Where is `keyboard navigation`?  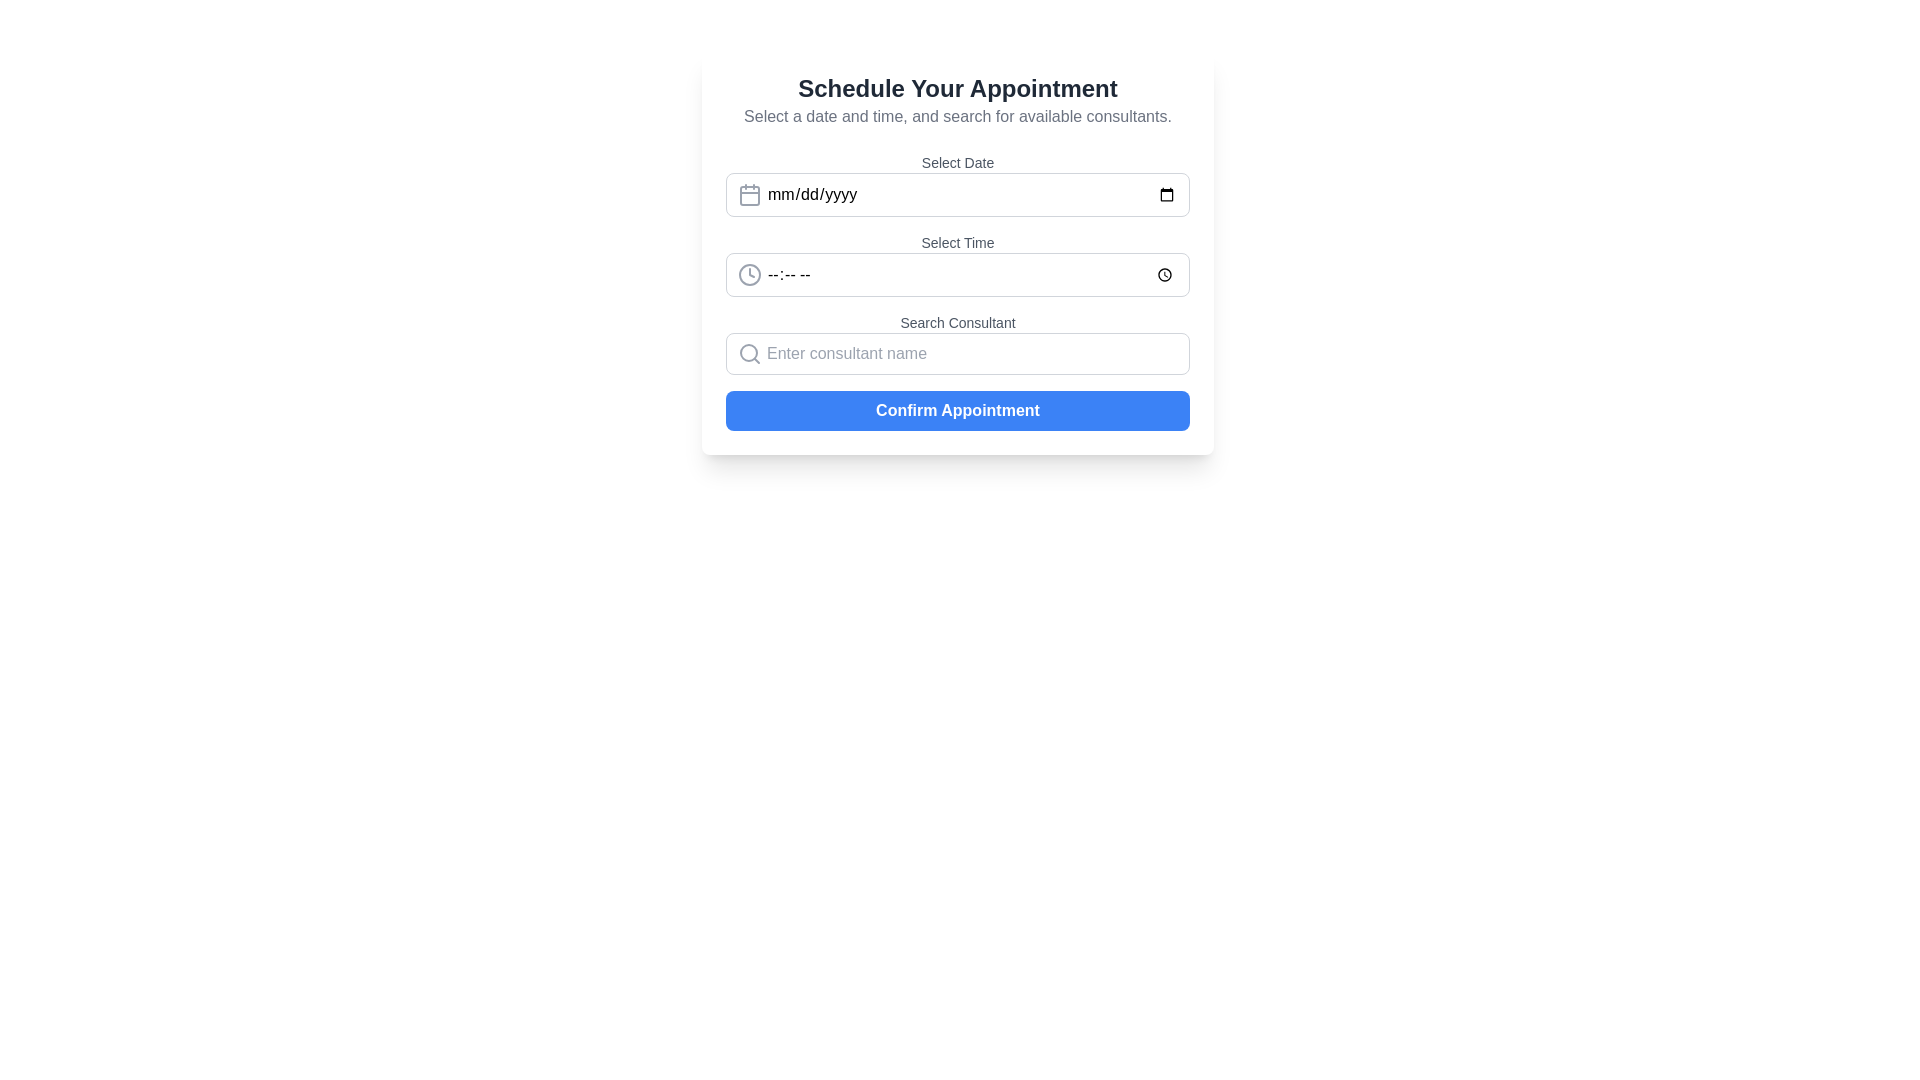
keyboard navigation is located at coordinates (957, 274).